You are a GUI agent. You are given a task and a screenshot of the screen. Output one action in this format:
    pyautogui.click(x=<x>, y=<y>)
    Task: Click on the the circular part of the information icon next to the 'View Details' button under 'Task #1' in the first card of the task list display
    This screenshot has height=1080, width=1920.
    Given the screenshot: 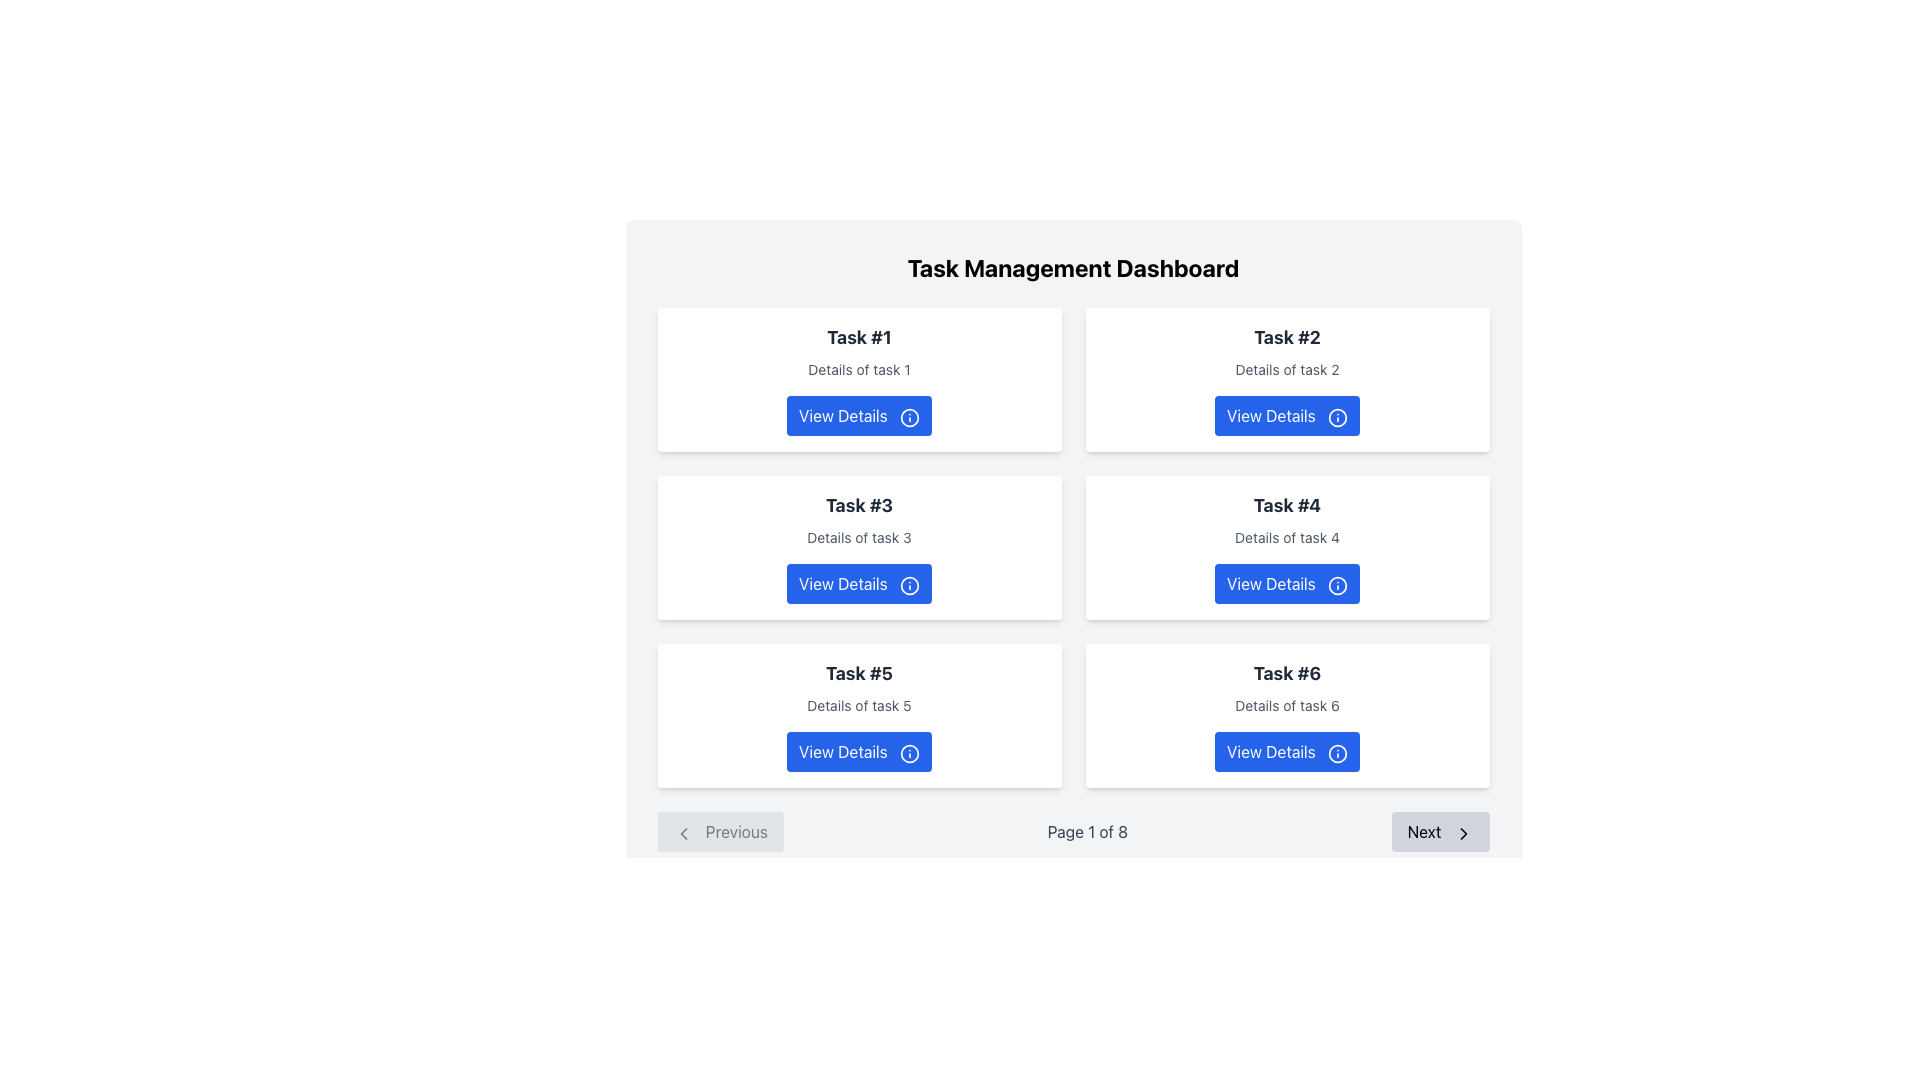 What is the action you would take?
    pyautogui.click(x=908, y=416)
    